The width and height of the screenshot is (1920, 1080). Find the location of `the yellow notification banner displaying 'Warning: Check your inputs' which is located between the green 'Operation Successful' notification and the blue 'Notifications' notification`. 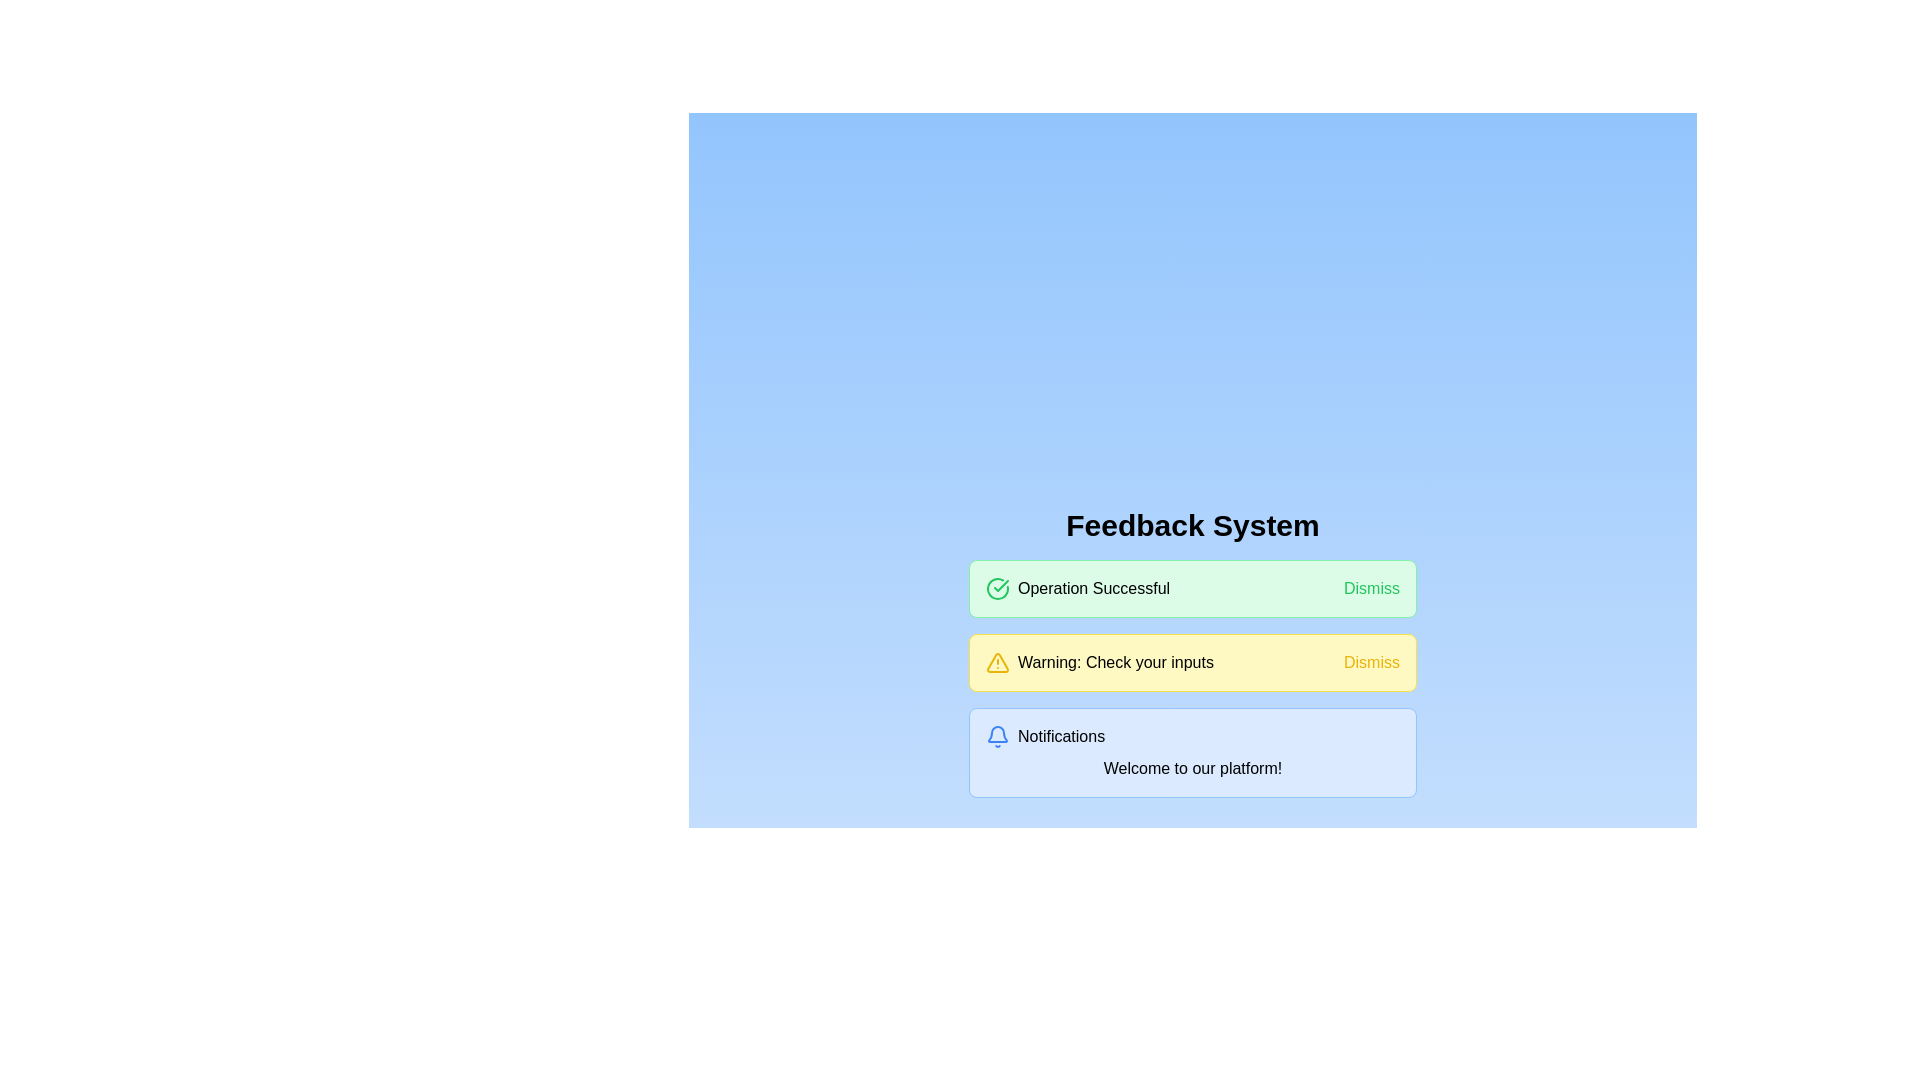

the yellow notification banner displaying 'Warning: Check your inputs' which is located between the green 'Operation Successful' notification and the blue 'Notifications' notification is located at coordinates (1193, 663).